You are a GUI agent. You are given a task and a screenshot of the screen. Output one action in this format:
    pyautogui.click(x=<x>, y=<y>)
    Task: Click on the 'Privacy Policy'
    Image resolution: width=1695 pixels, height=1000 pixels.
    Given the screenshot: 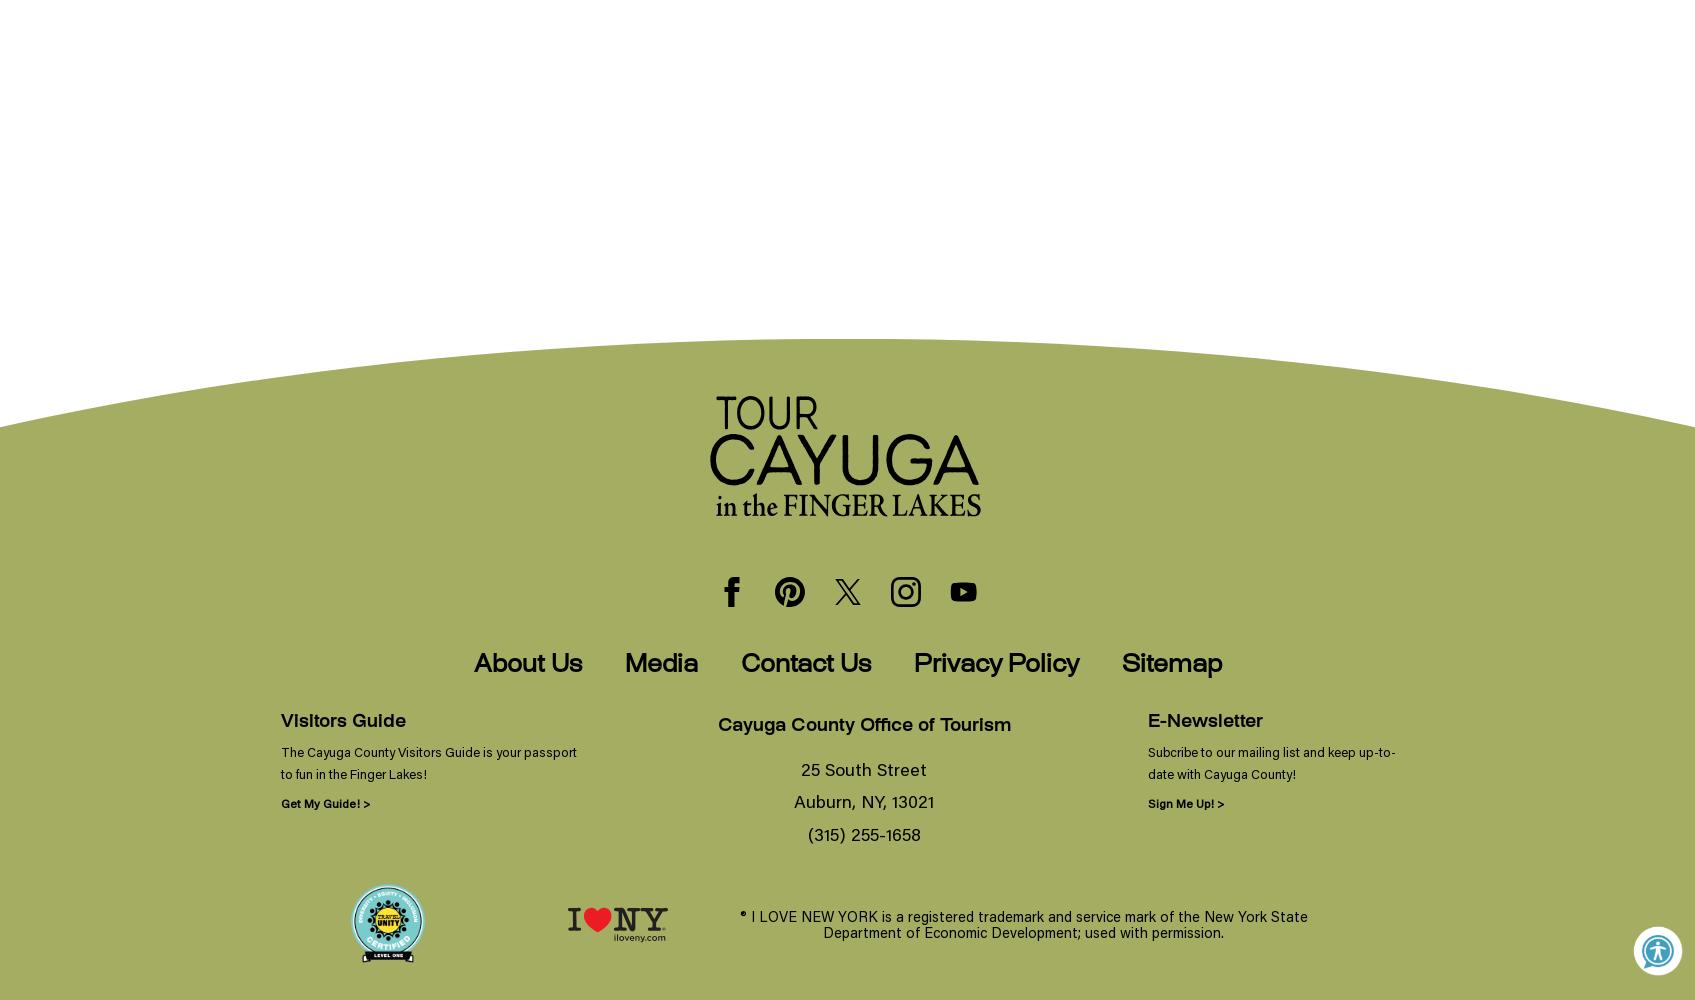 What is the action you would take?
    pyautogui.click(x=994, y=666)
    